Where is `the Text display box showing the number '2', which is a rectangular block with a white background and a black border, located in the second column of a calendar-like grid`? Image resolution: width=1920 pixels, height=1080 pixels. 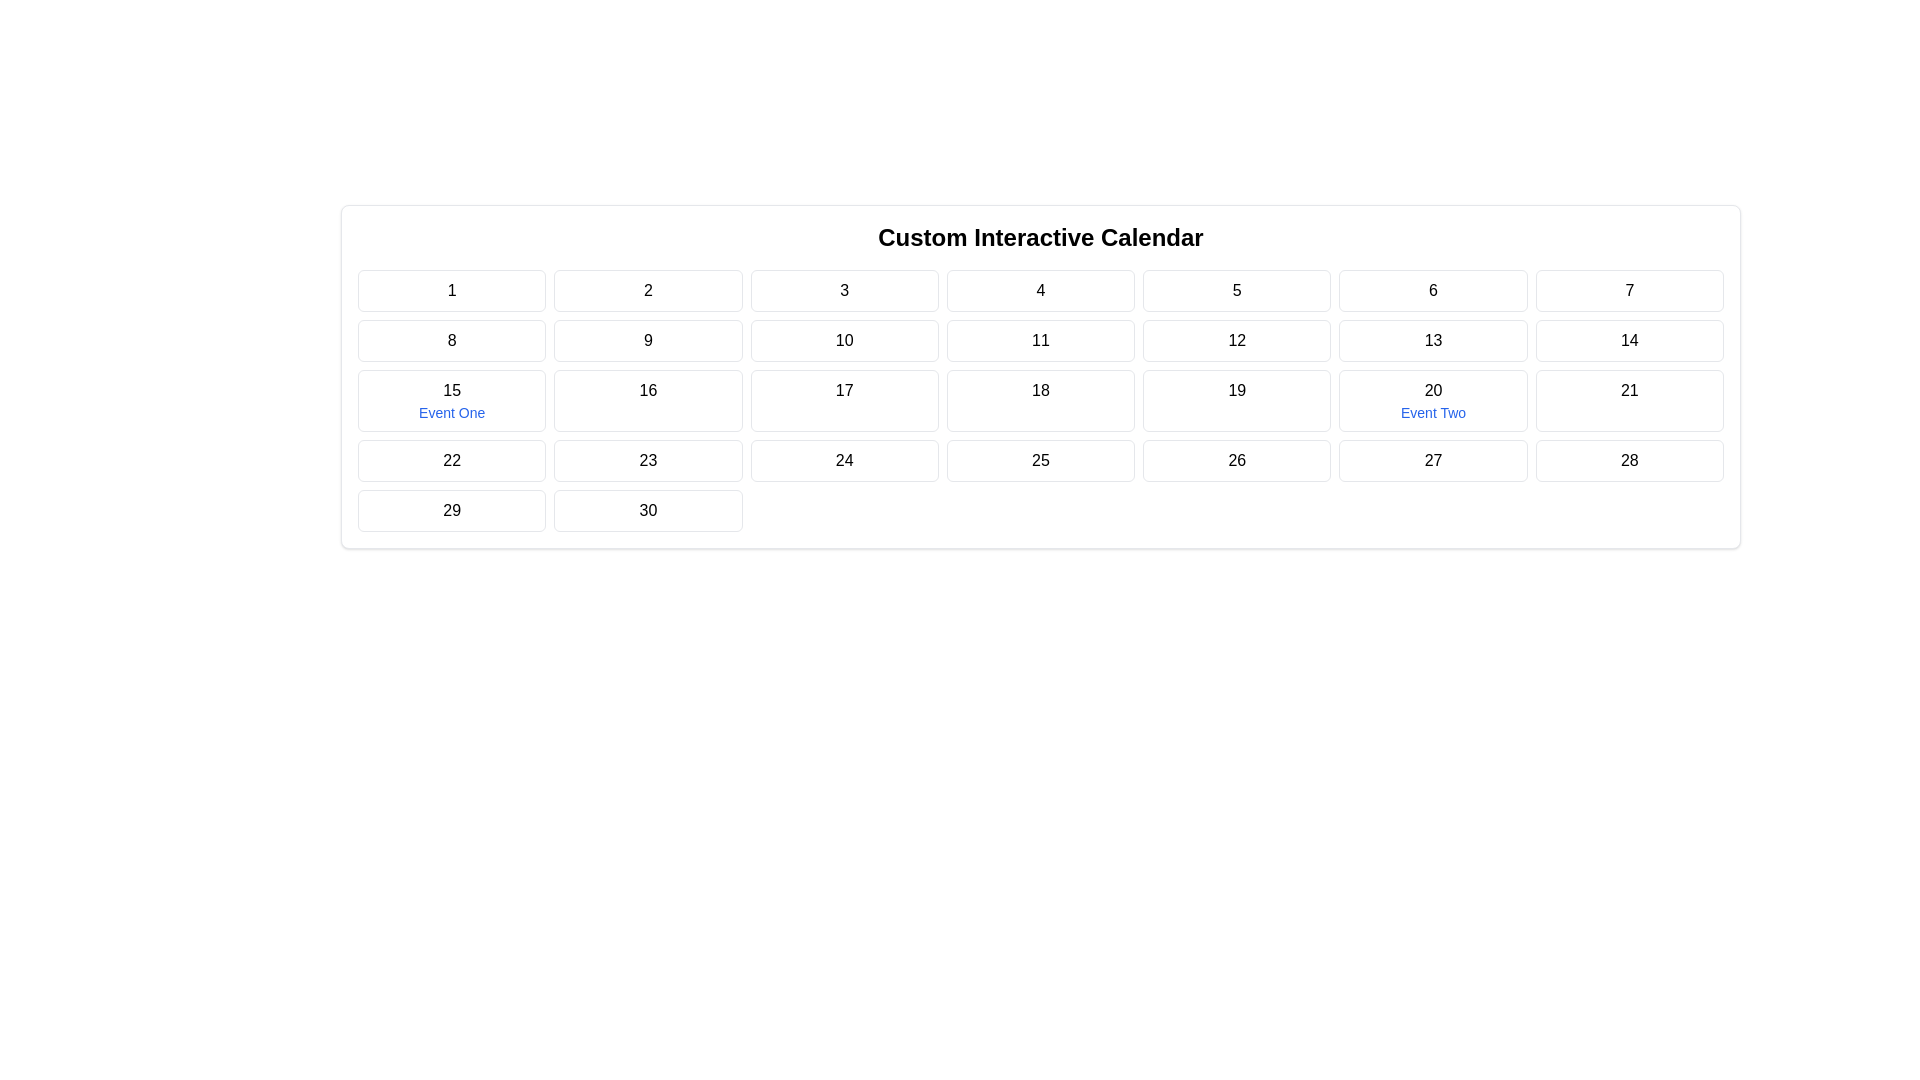
the Text display box showing the number '2', which is a rectangular block with a white background and a black border, located in the second column of a calendar-like grid is located at coordinates (648, 290).